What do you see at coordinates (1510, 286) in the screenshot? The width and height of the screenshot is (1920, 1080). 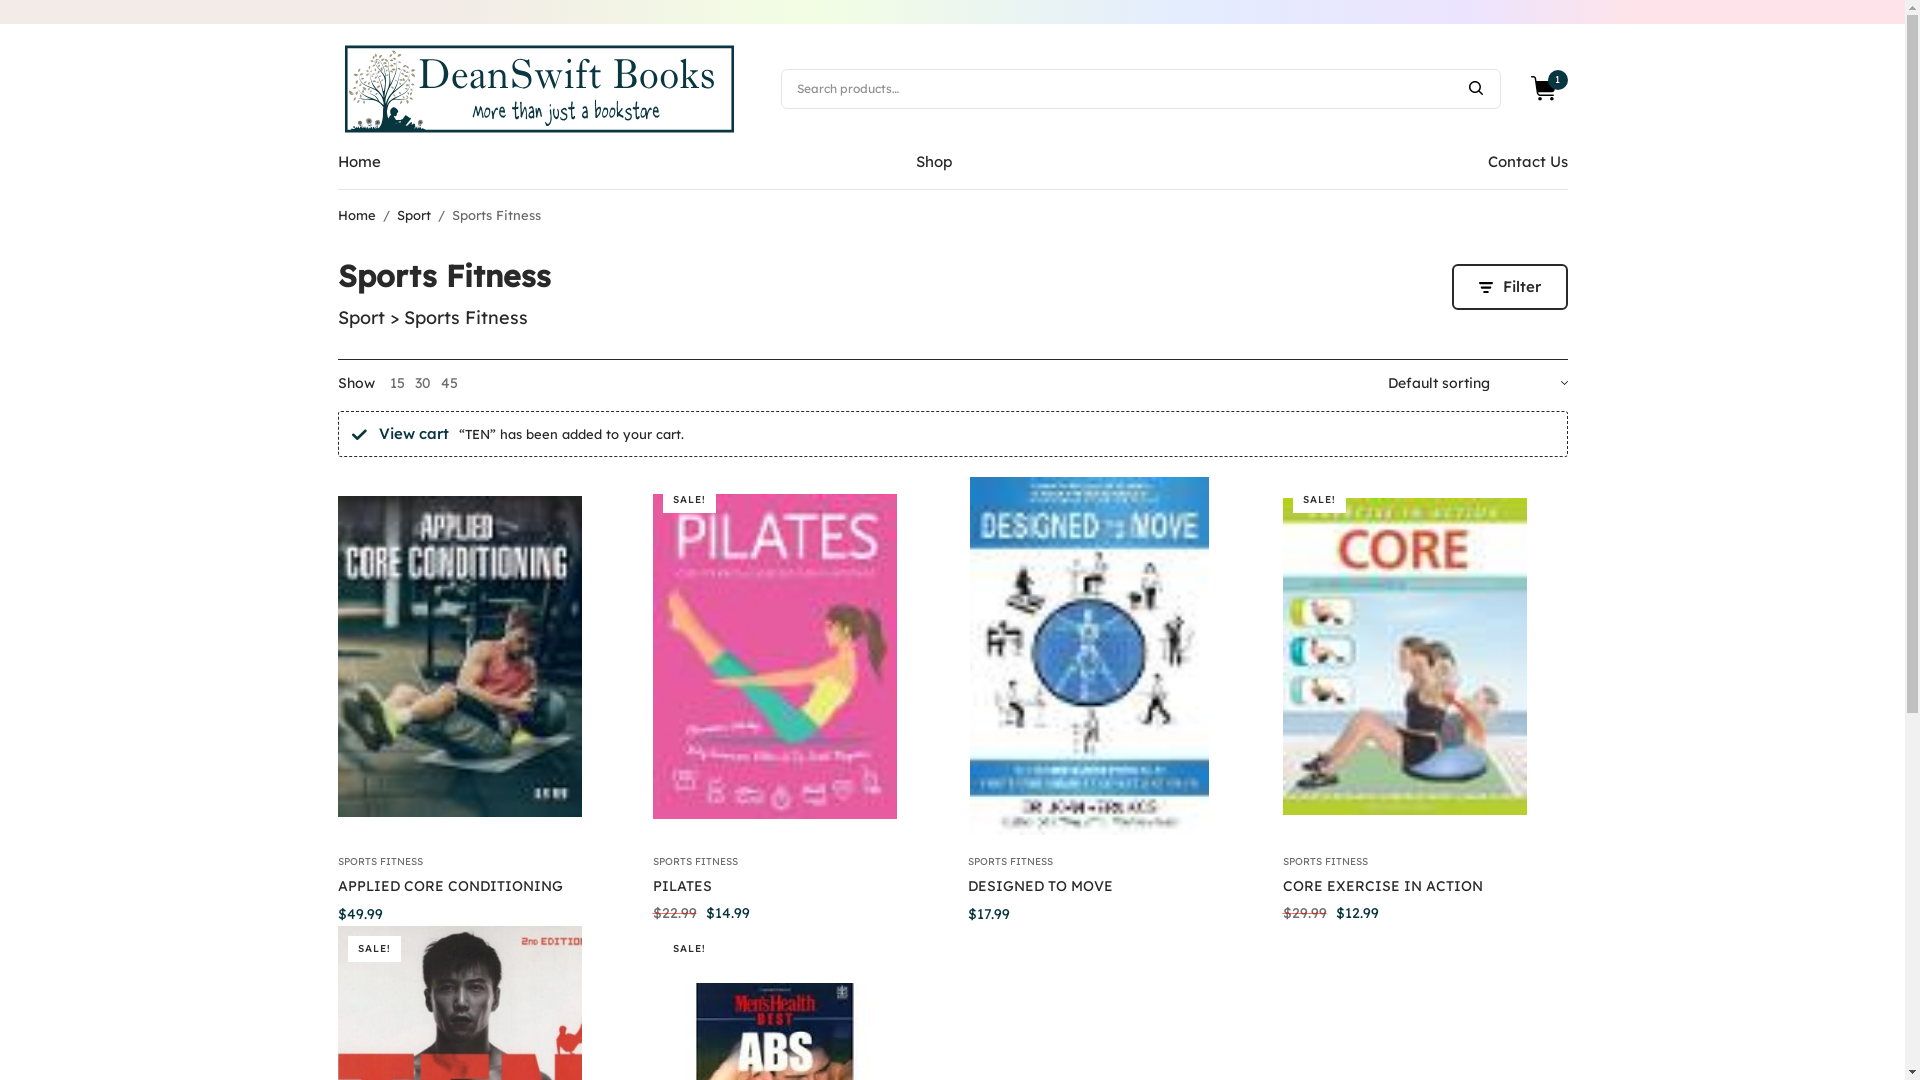 I see `'Filter'` at bounding box center [1510, 286].